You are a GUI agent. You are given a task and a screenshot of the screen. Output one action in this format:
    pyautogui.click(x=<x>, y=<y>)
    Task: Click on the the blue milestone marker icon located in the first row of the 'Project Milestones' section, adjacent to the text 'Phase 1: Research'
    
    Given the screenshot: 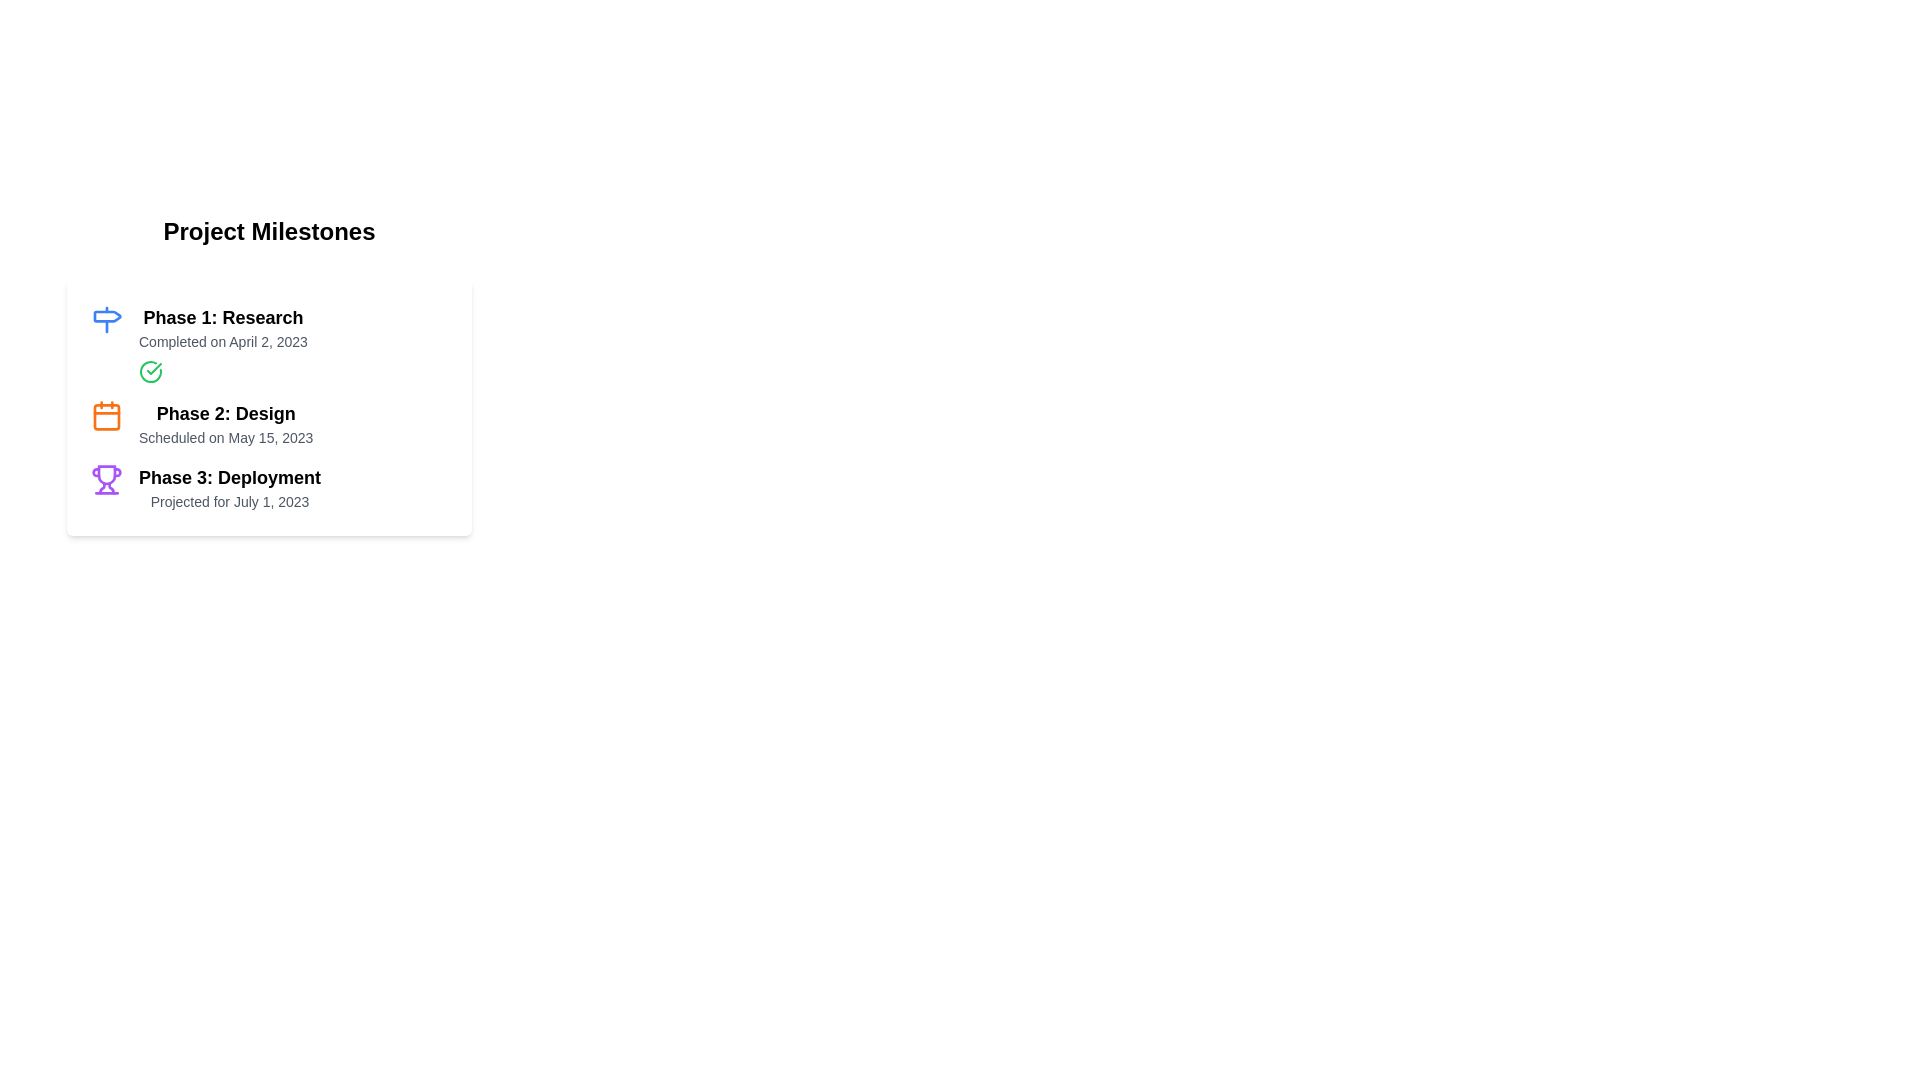 What is the action you would take?
    pyautogui.click(x=105, y=319)
    